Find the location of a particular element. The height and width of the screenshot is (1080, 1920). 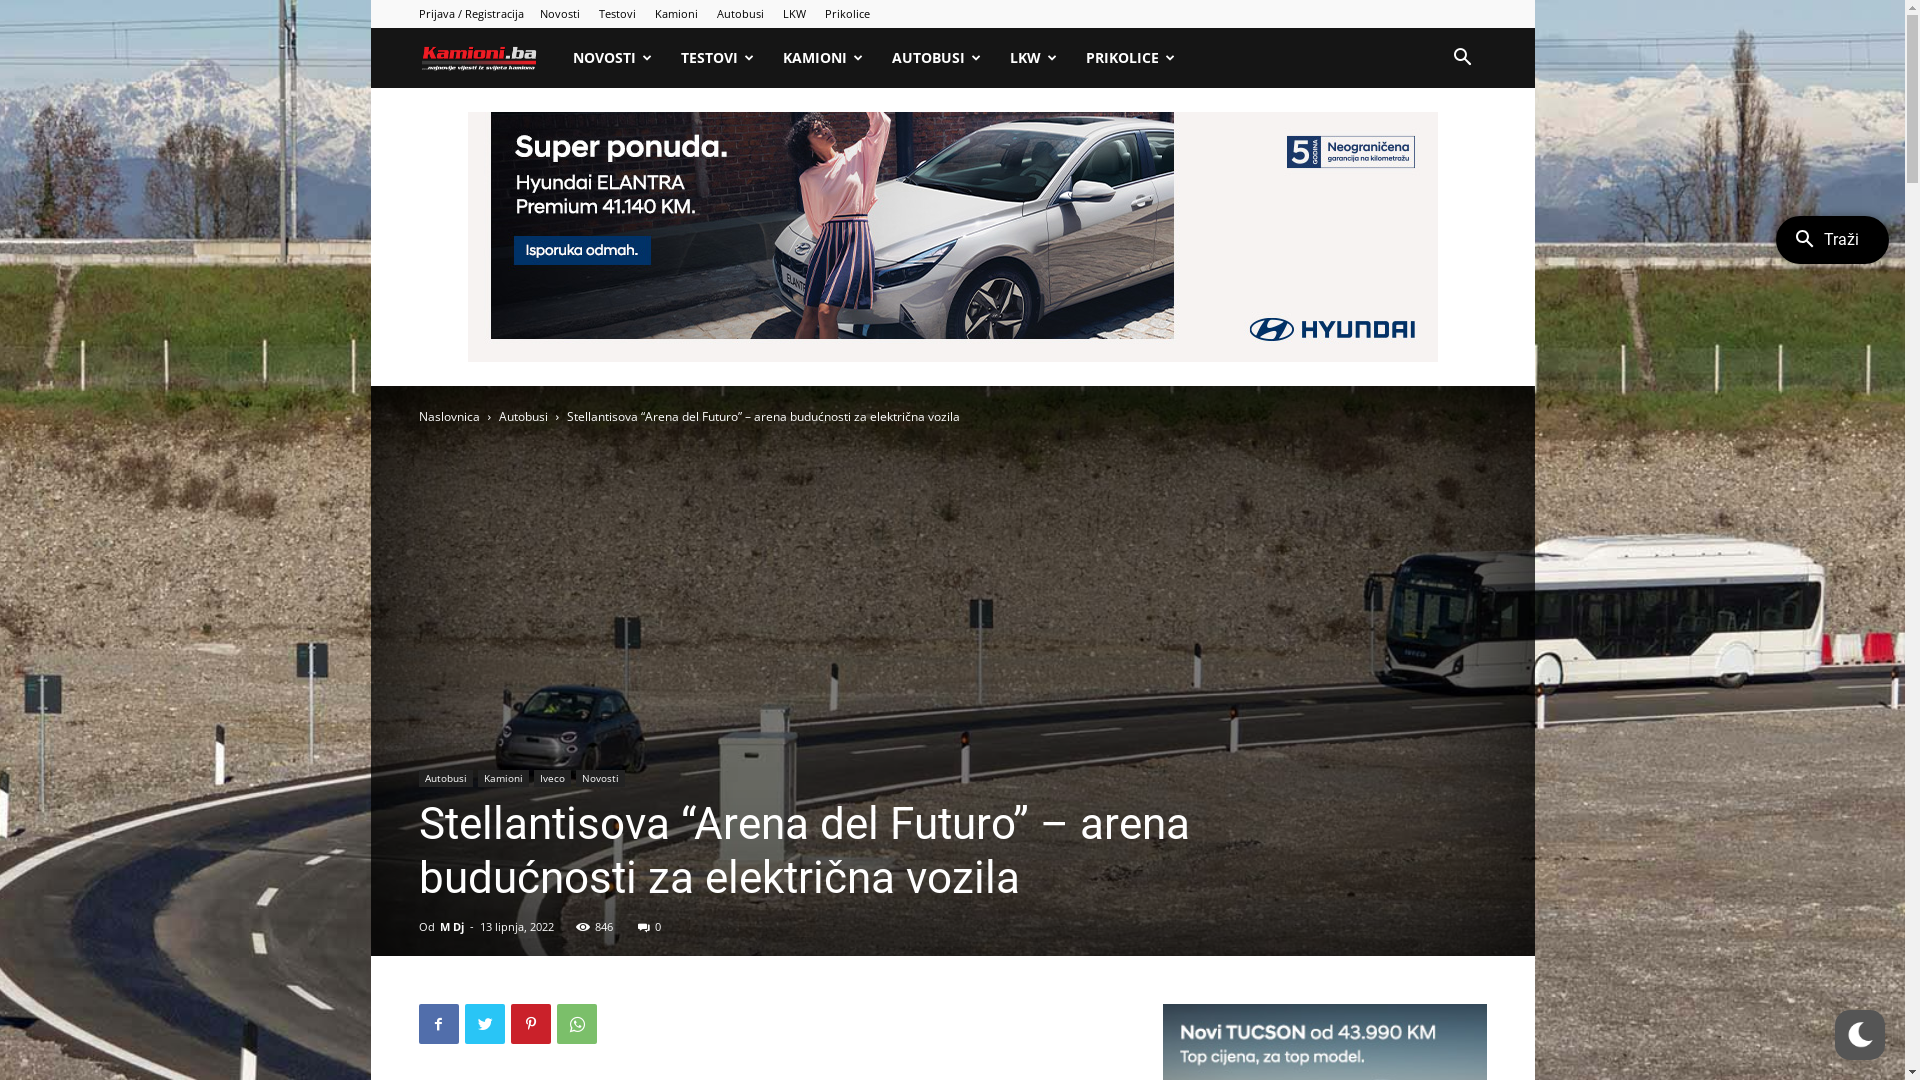

'Novosti' is located at coordinates (560, 13).